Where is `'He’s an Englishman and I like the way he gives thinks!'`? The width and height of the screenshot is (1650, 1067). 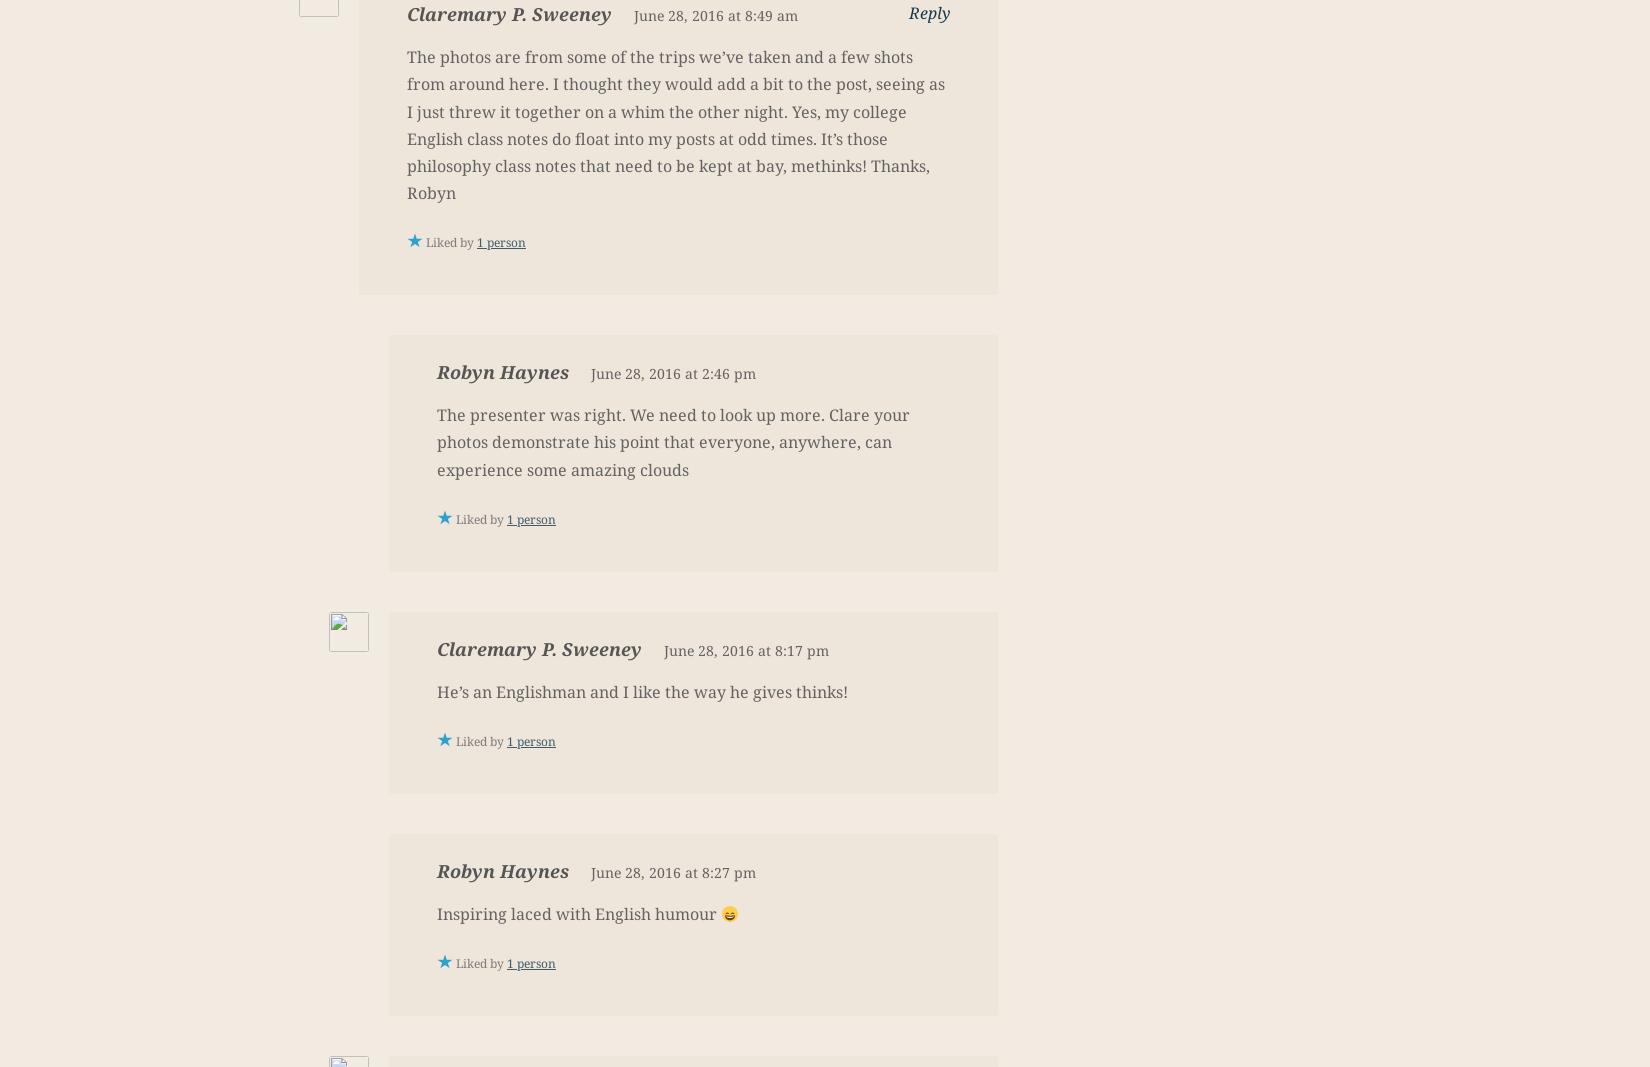
'He’s an Englishman and I like the way he gives thinks!' is located at coordinates (641, 690).